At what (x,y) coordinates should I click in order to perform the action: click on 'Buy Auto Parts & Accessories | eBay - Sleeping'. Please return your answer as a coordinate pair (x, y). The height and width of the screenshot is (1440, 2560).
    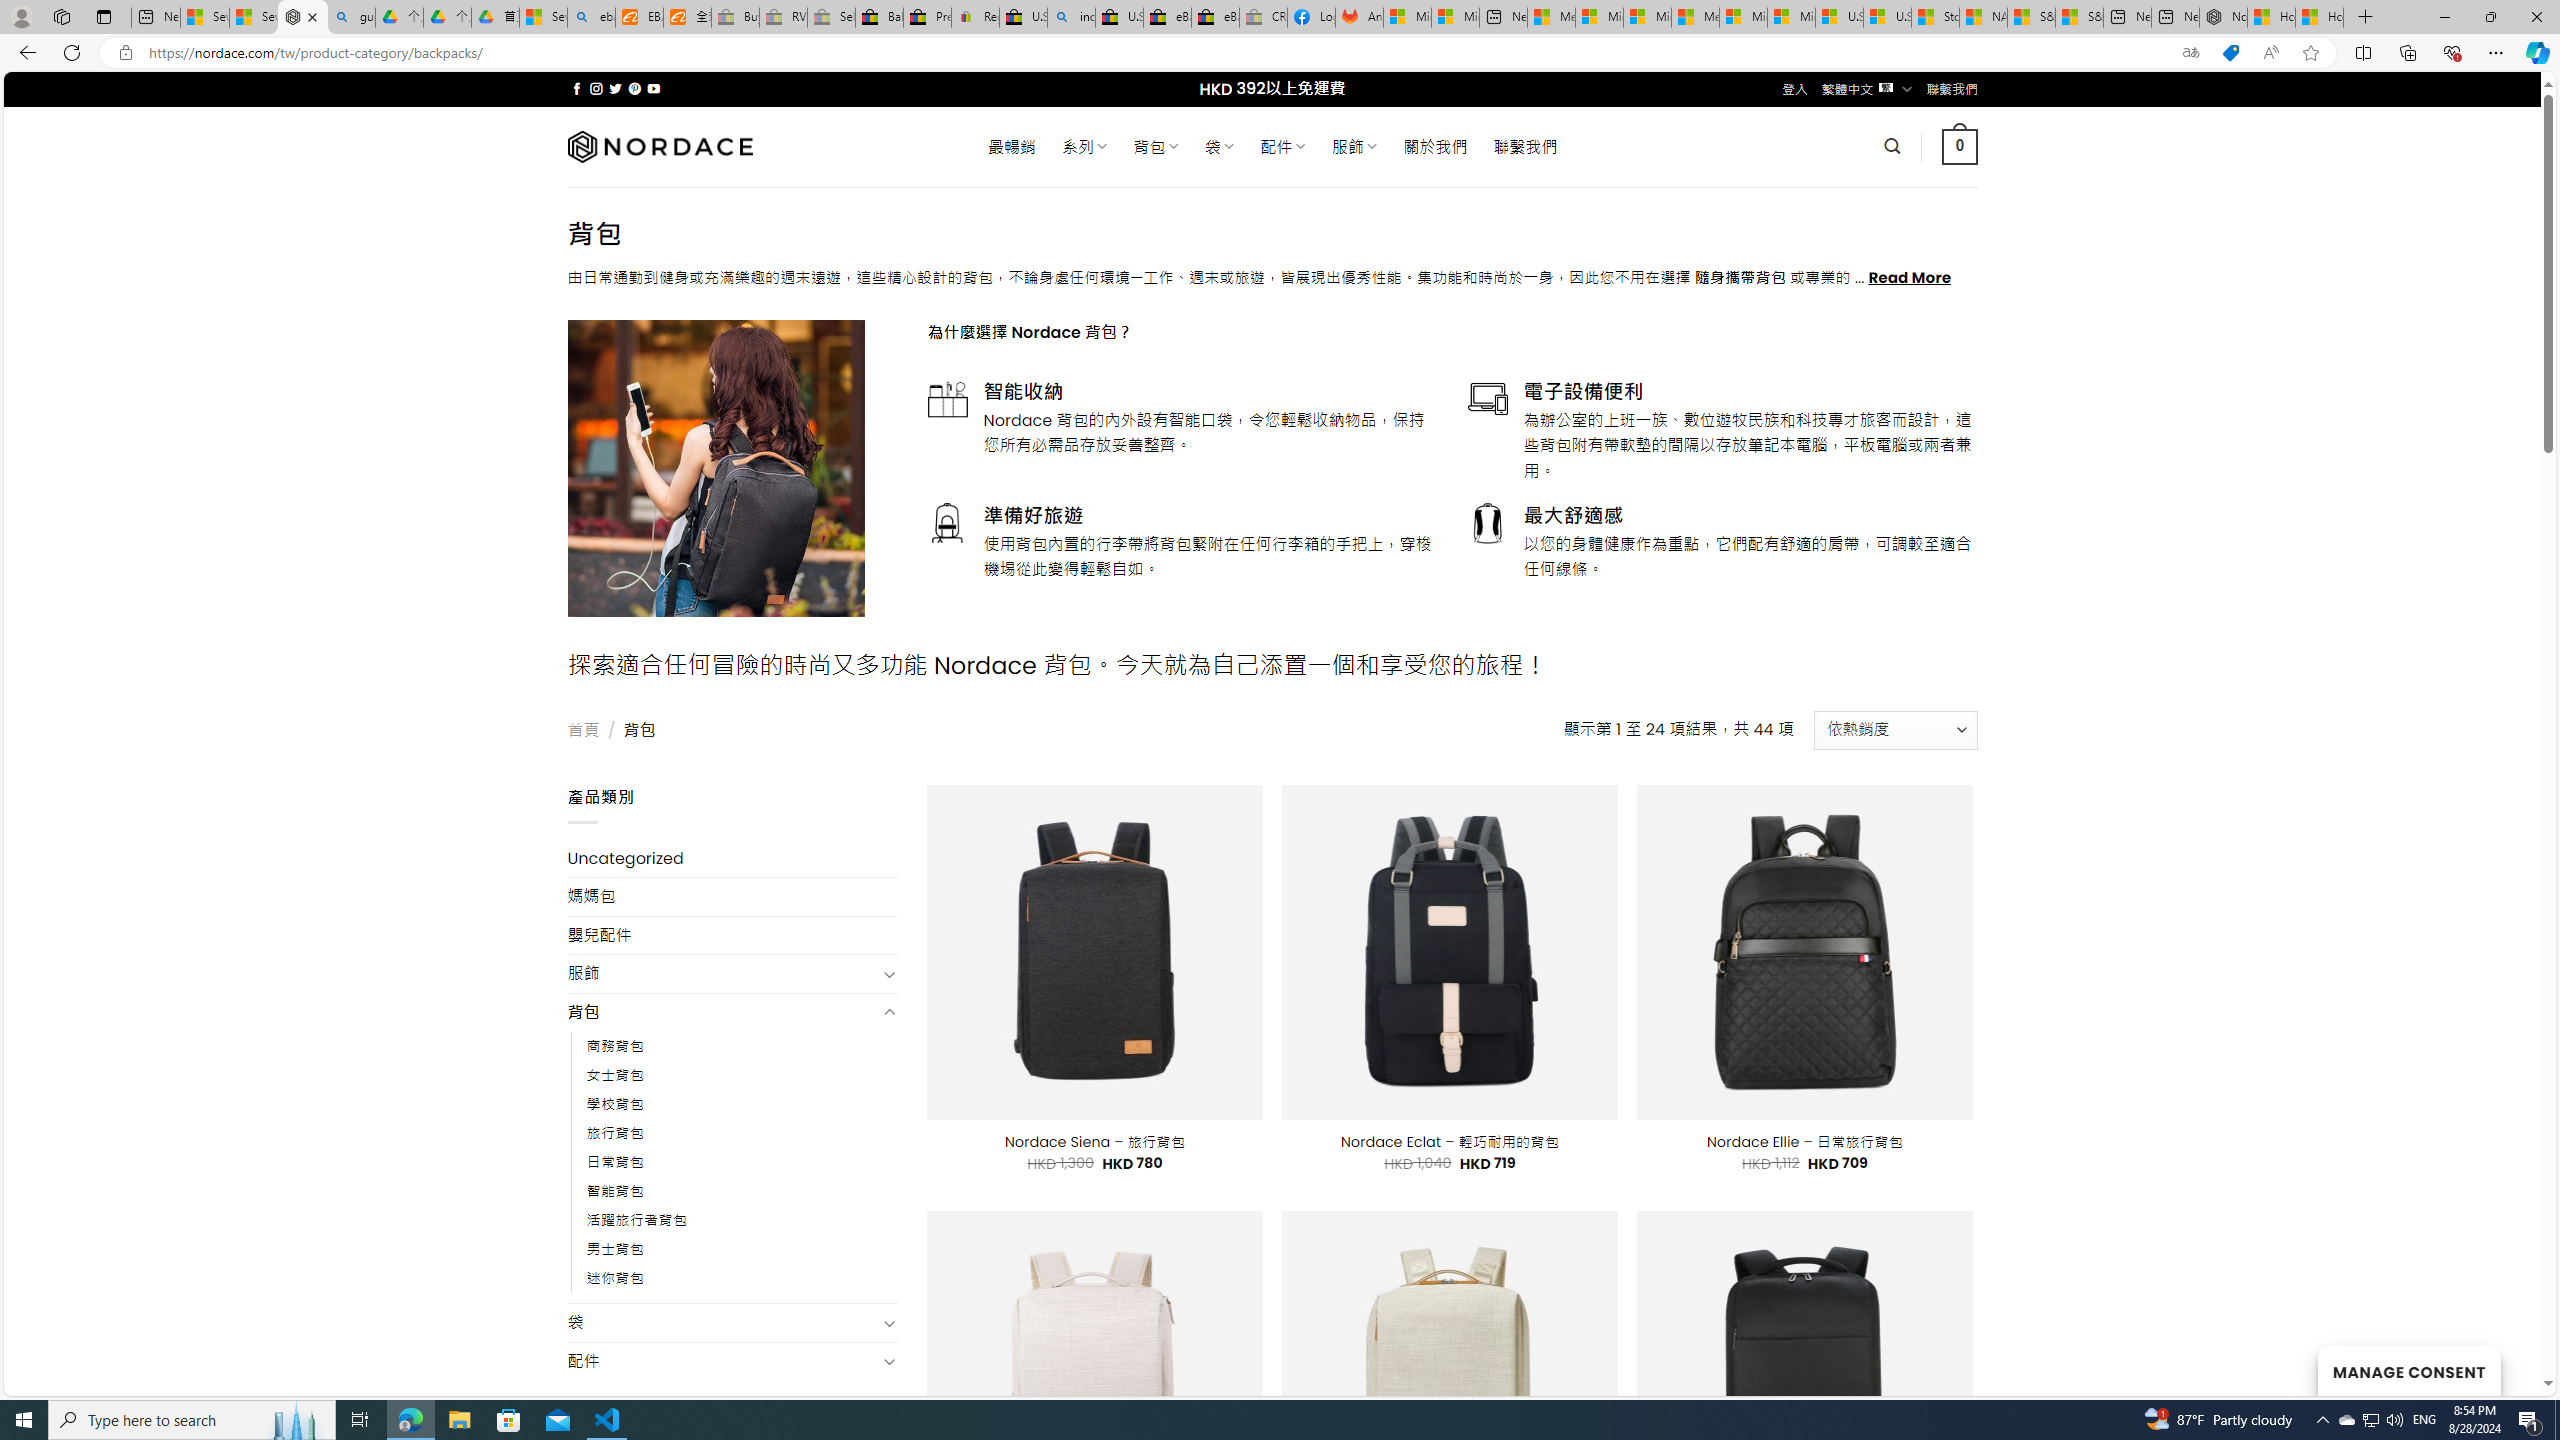
    Looking at the image, I should click on (735, 16).